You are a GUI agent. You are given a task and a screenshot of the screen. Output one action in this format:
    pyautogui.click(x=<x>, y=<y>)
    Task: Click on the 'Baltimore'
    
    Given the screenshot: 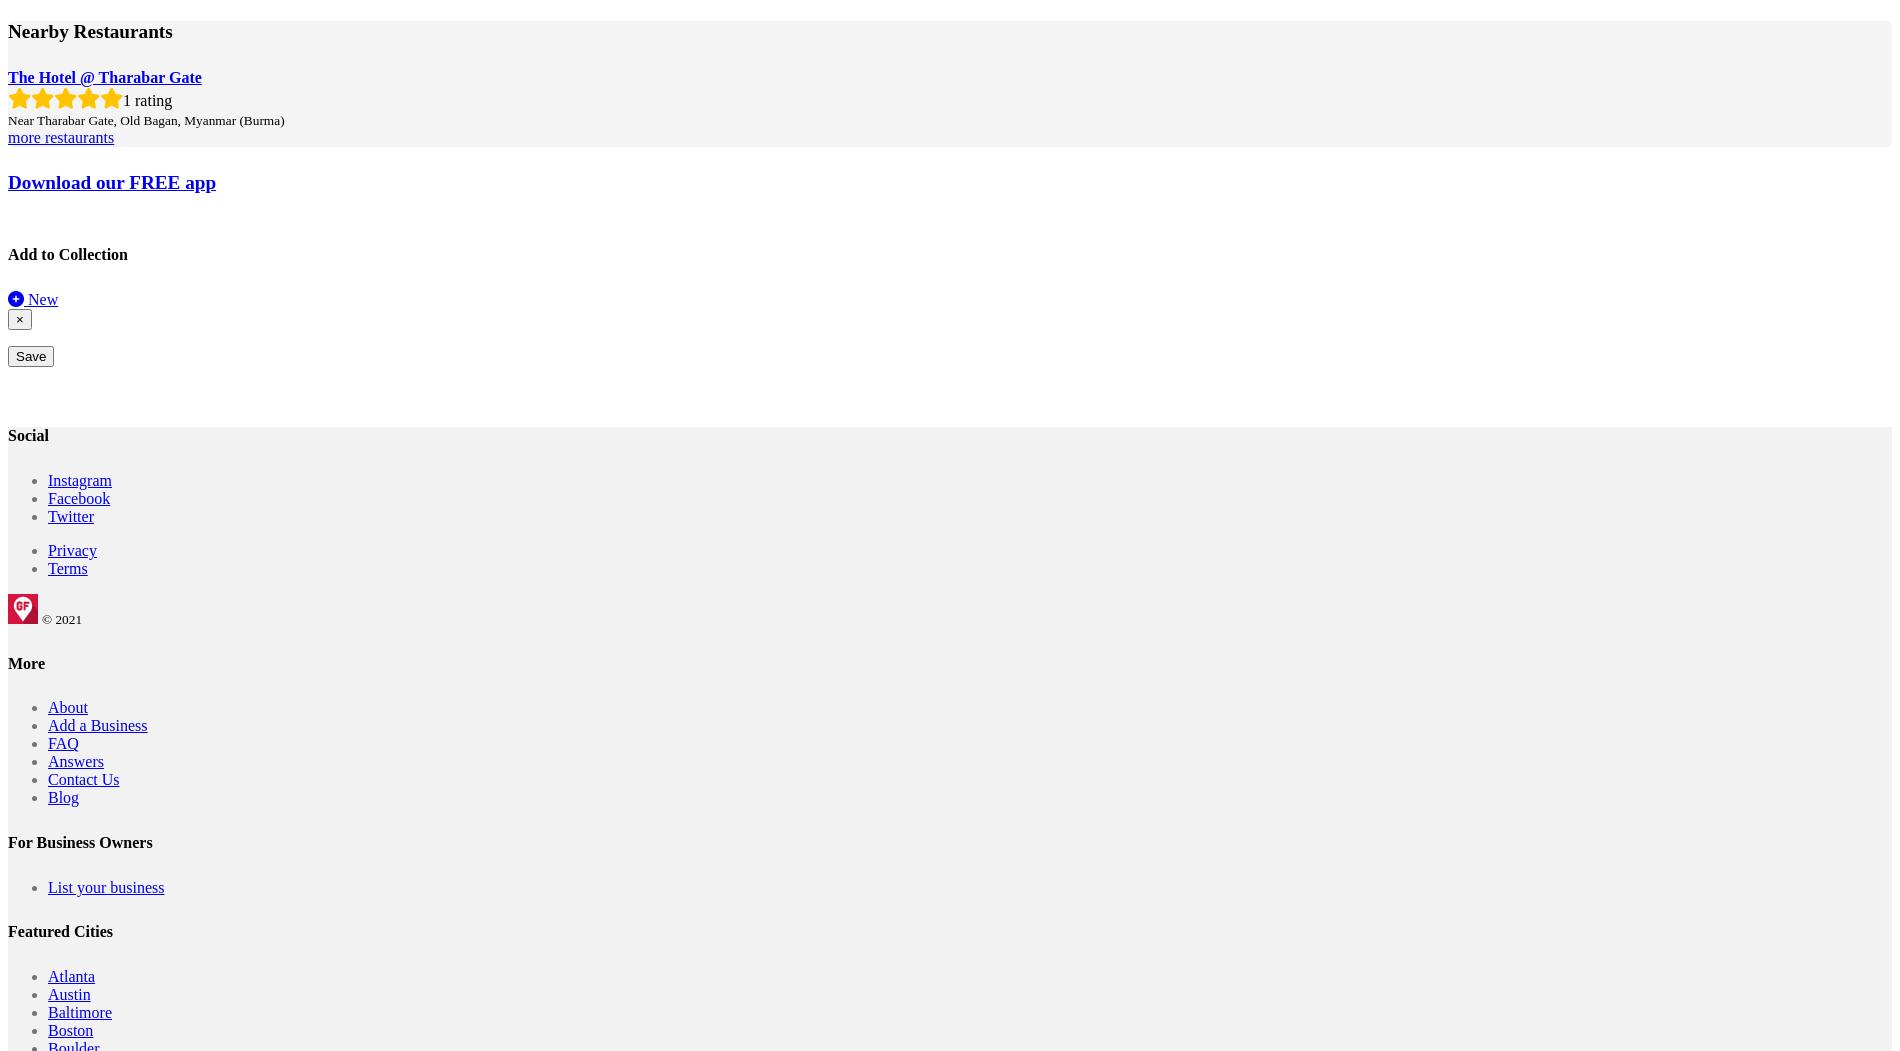 What is the action you would take?
    pyautogui.click(x=79, y=1011)
    